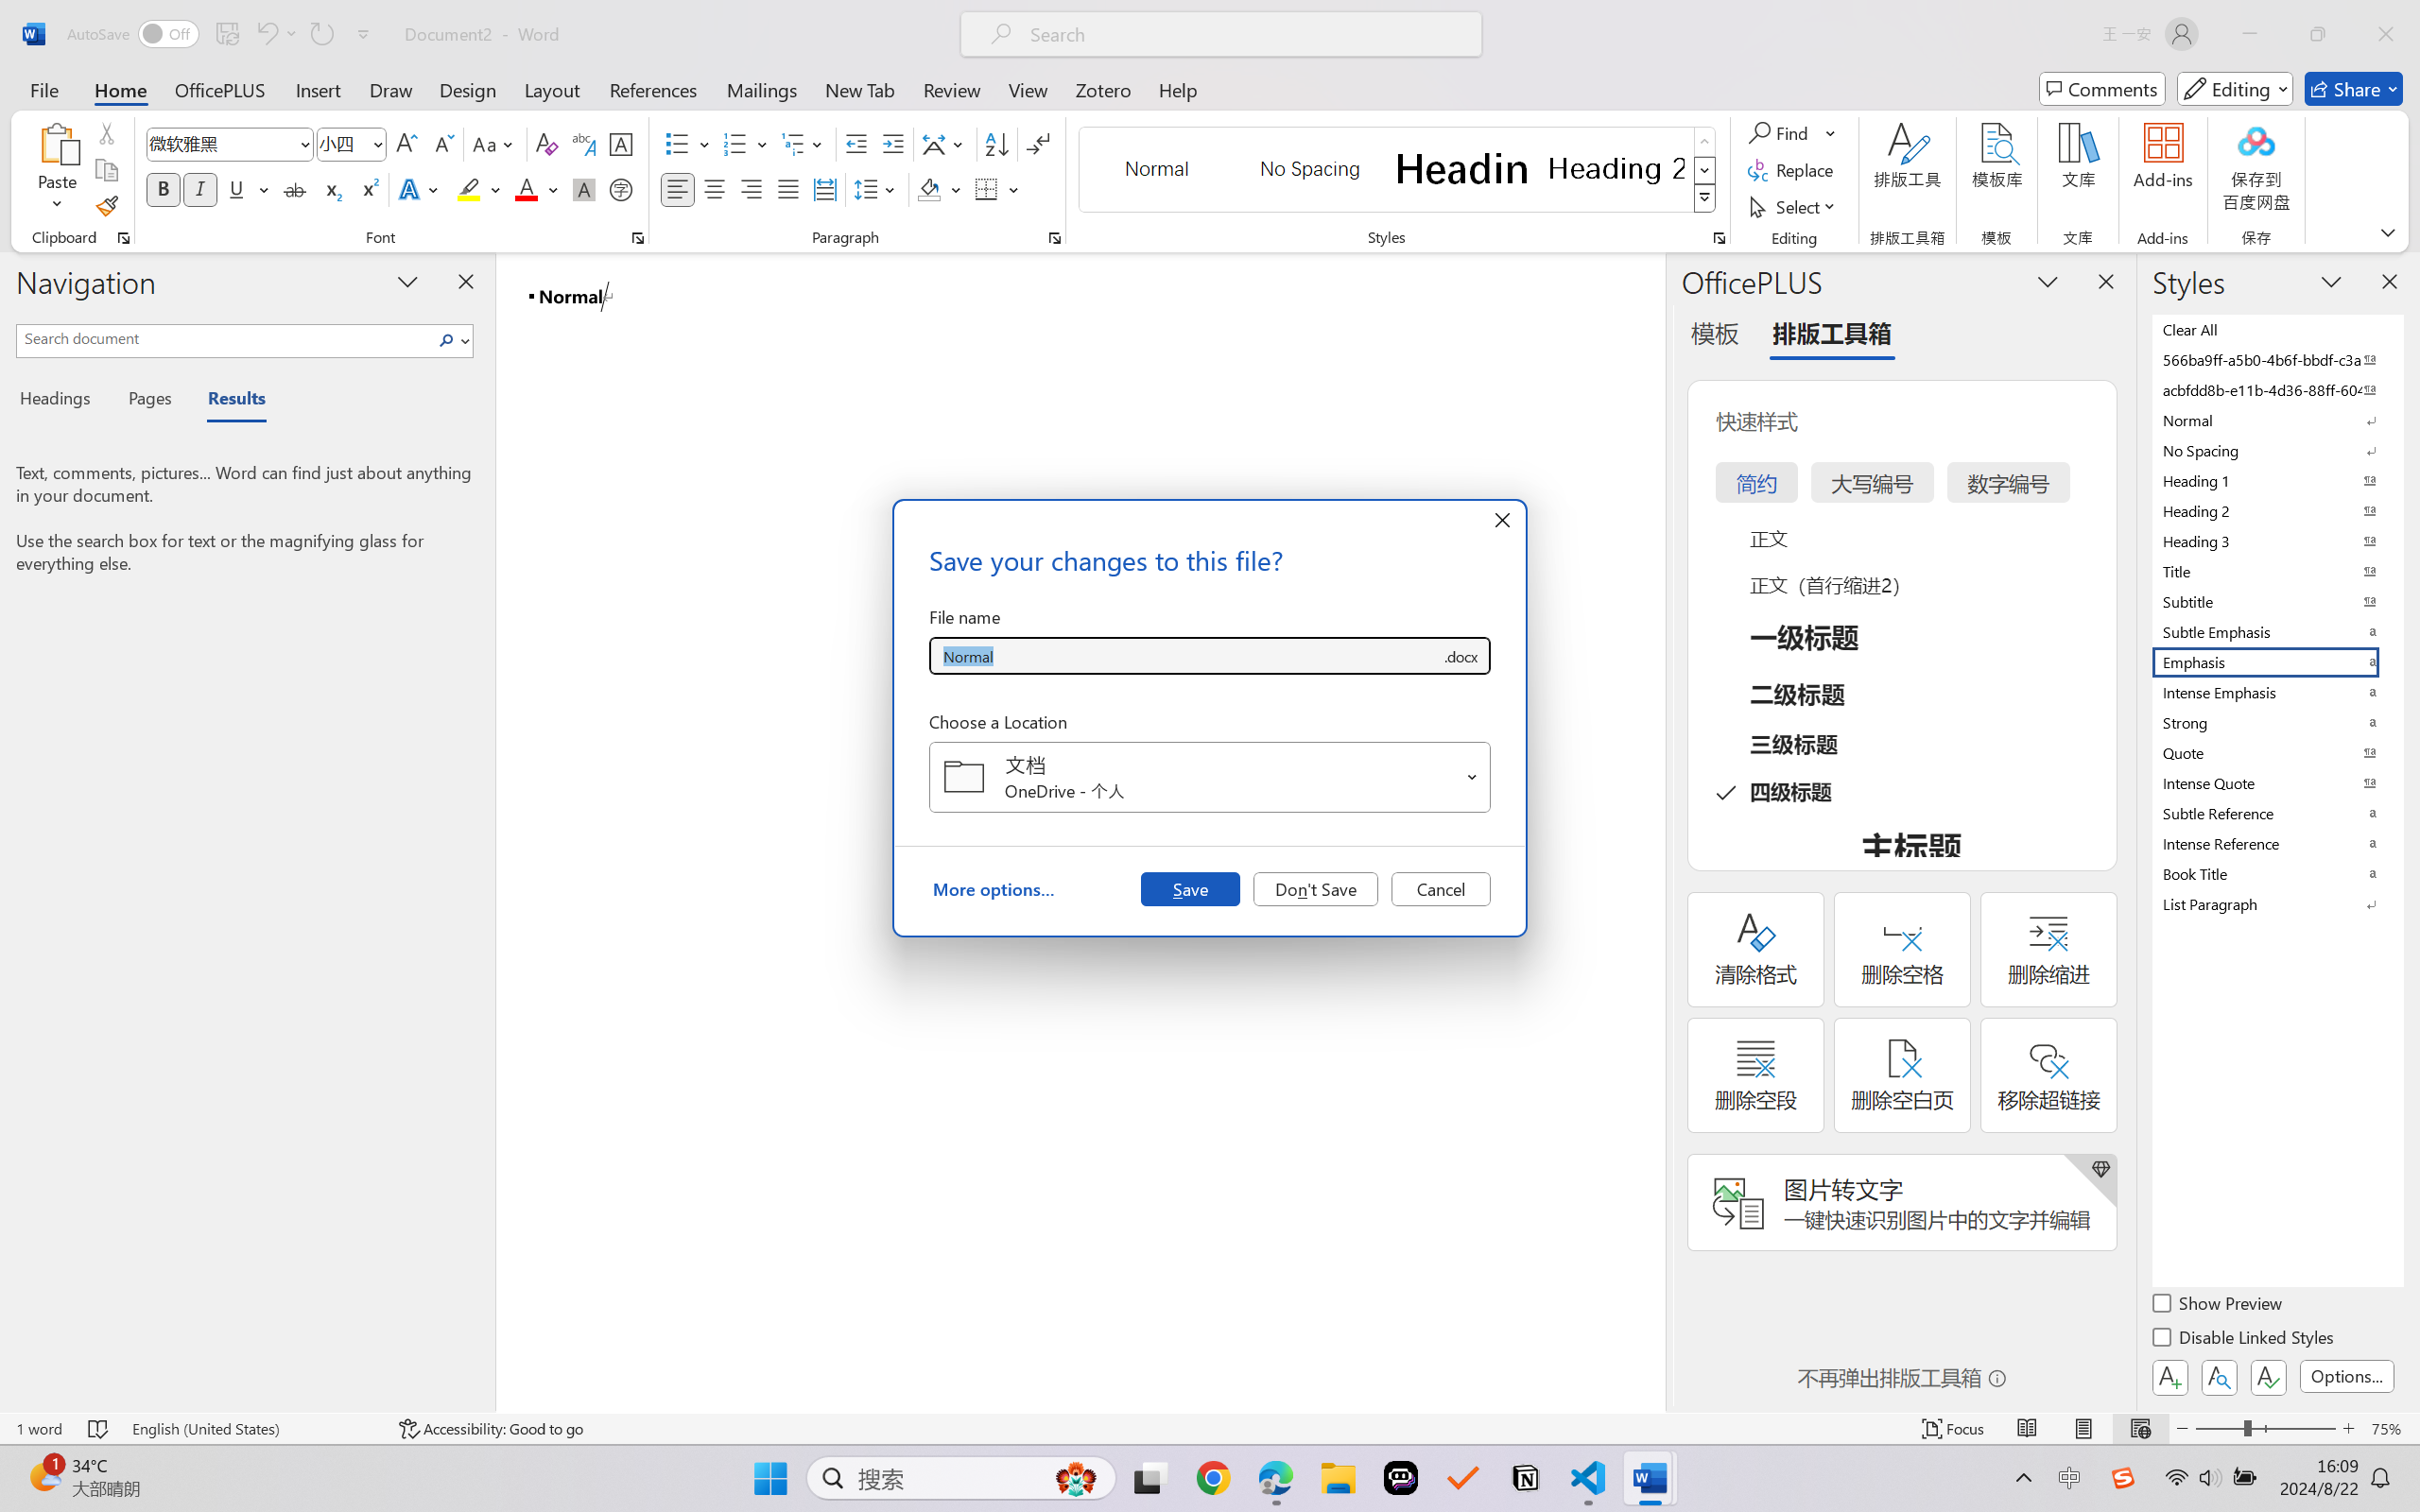 This screenshot has height=1512, width=2420. I want to click on 'Asian Layout', so click(944, 144).